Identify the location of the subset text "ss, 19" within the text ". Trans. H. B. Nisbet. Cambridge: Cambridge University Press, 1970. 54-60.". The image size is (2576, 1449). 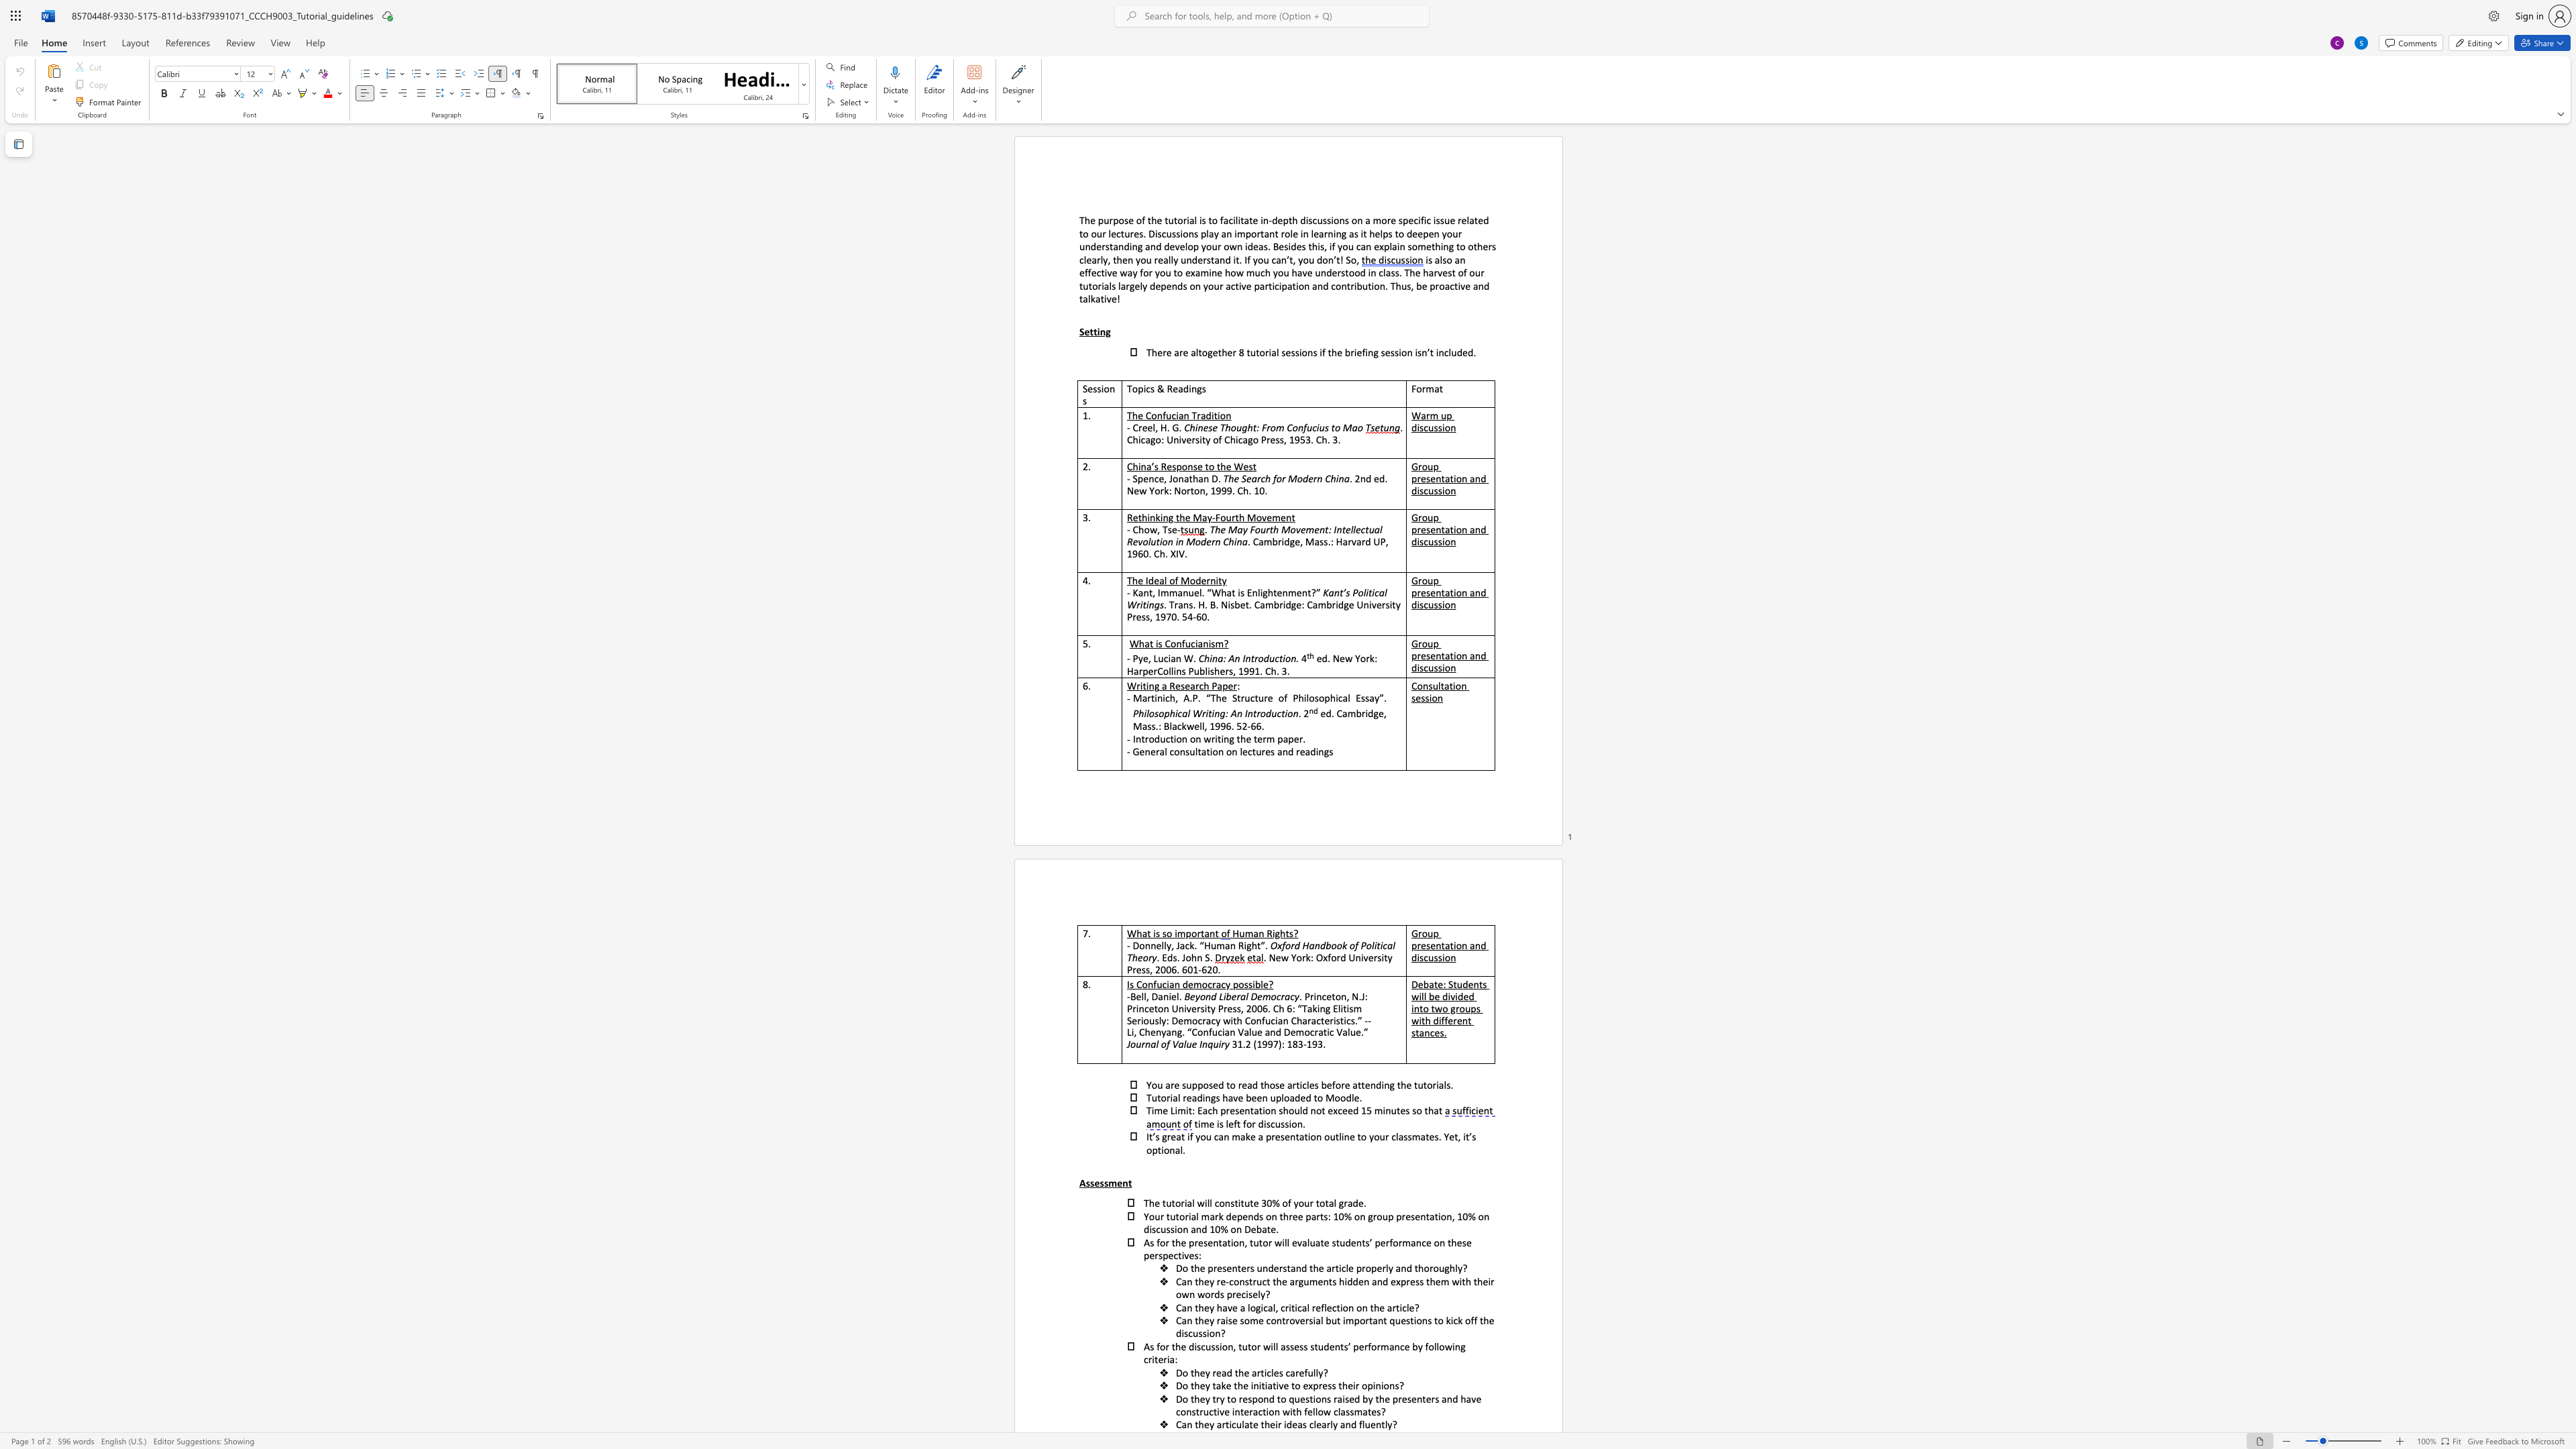
(1140, 616).